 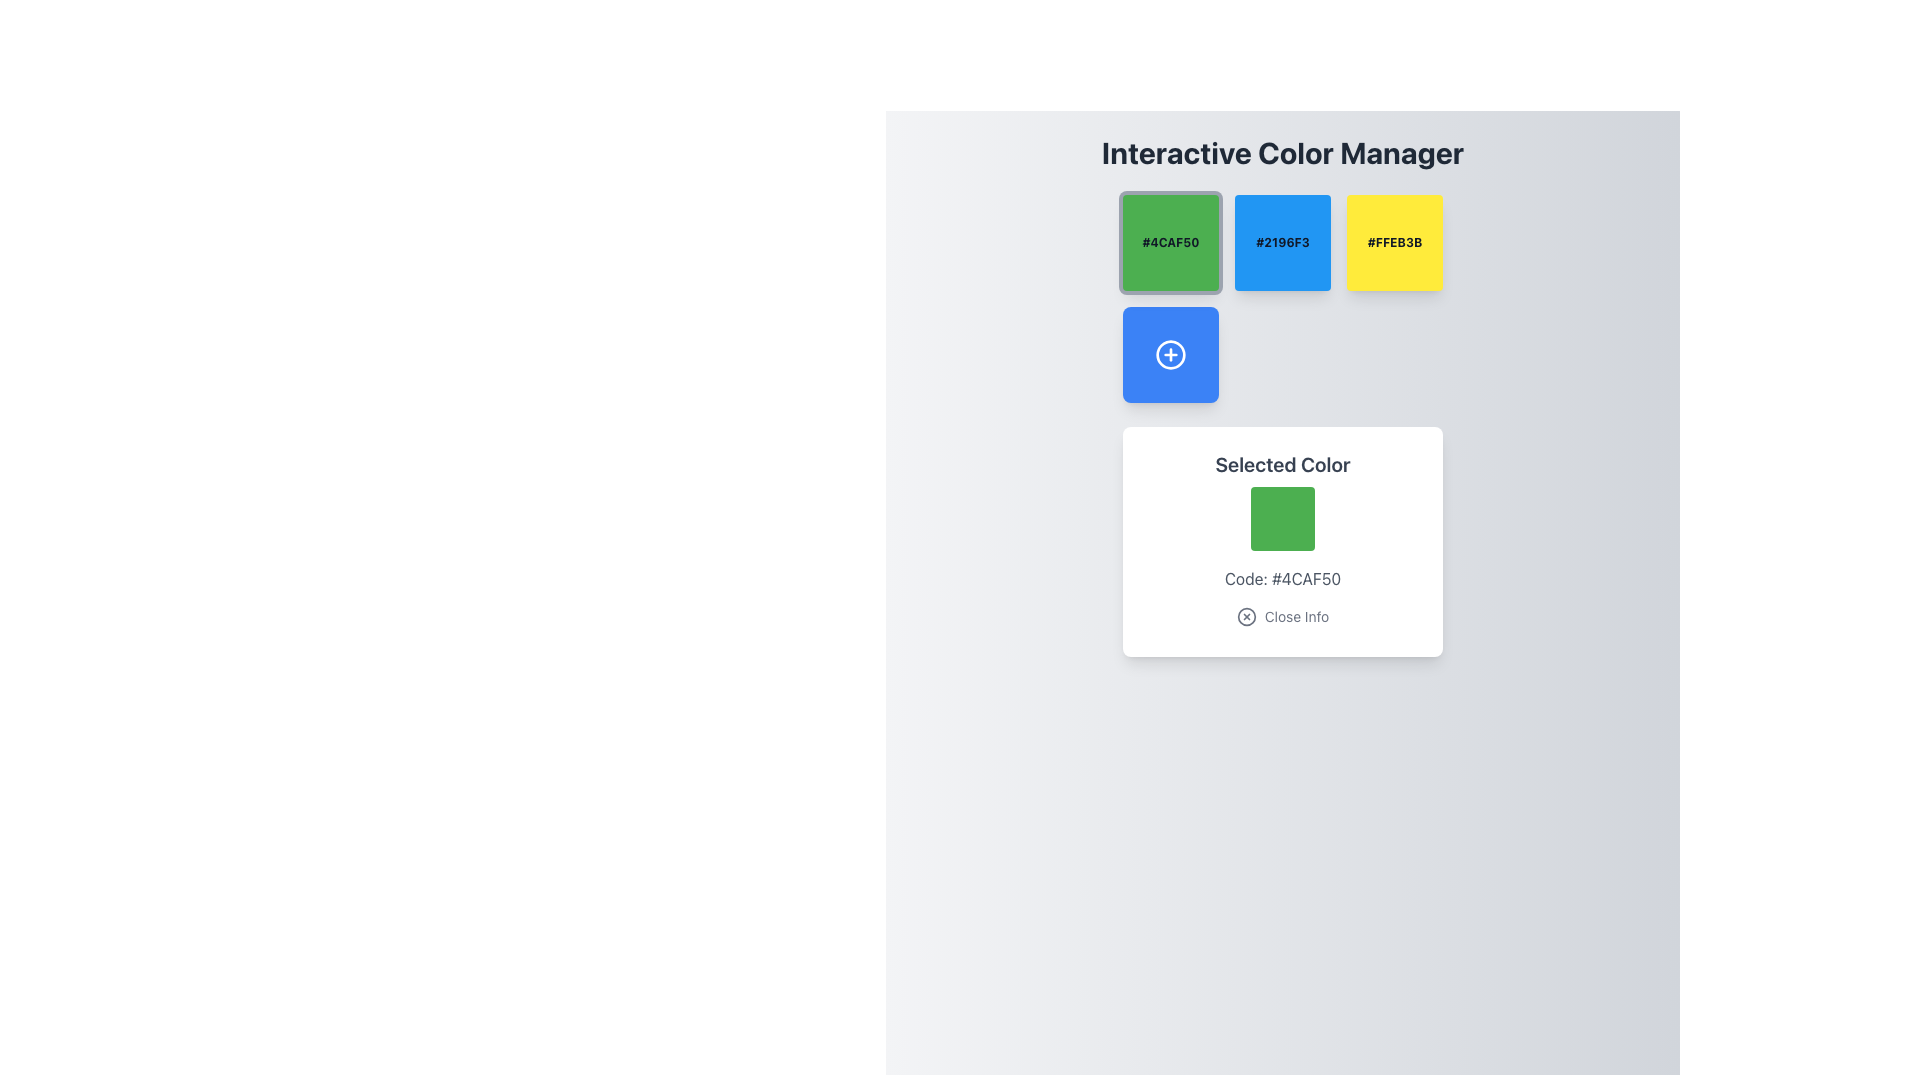 I want to click on the text label 'Interactive Color Manager', which is styled with bold, large font and is positioned at the upper-center of the interface, so click(x=1282, y=152).